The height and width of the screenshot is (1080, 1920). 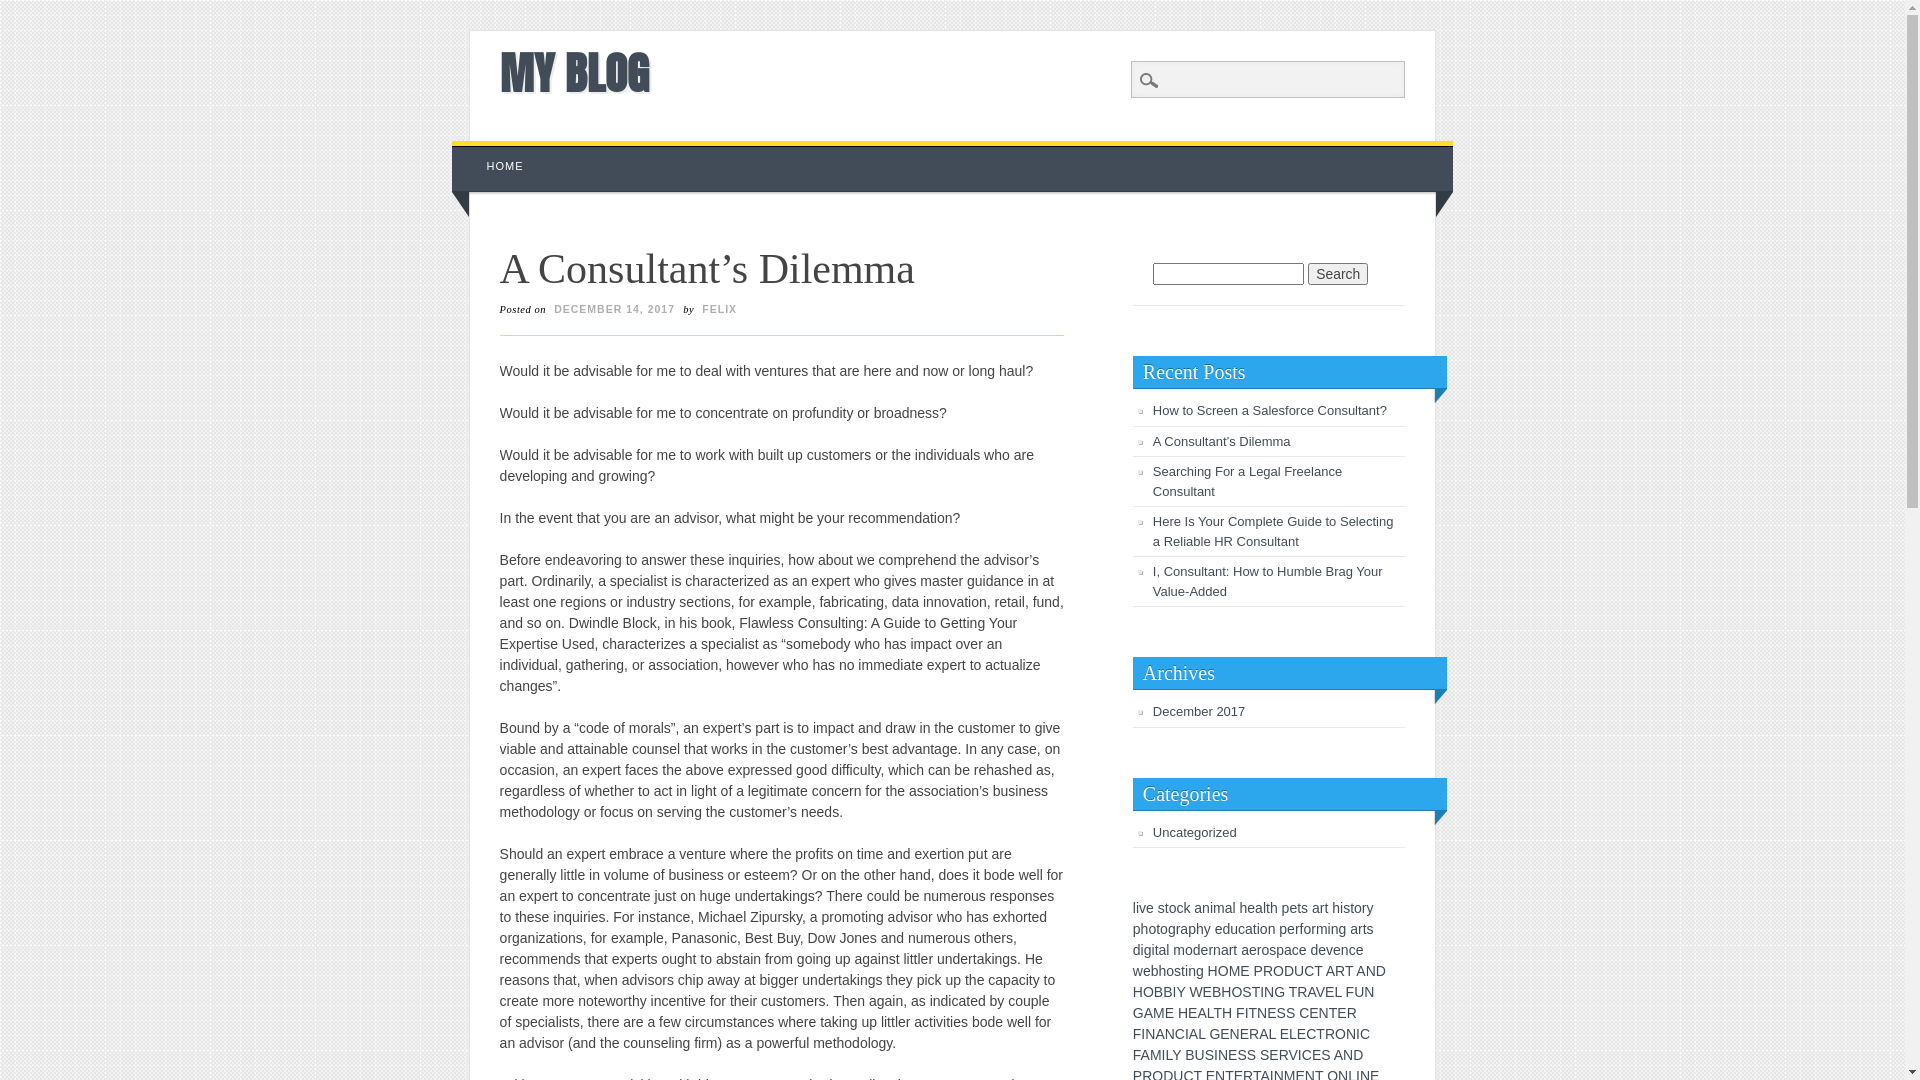 I want to click on 'h', so click(x=1162, y=970).